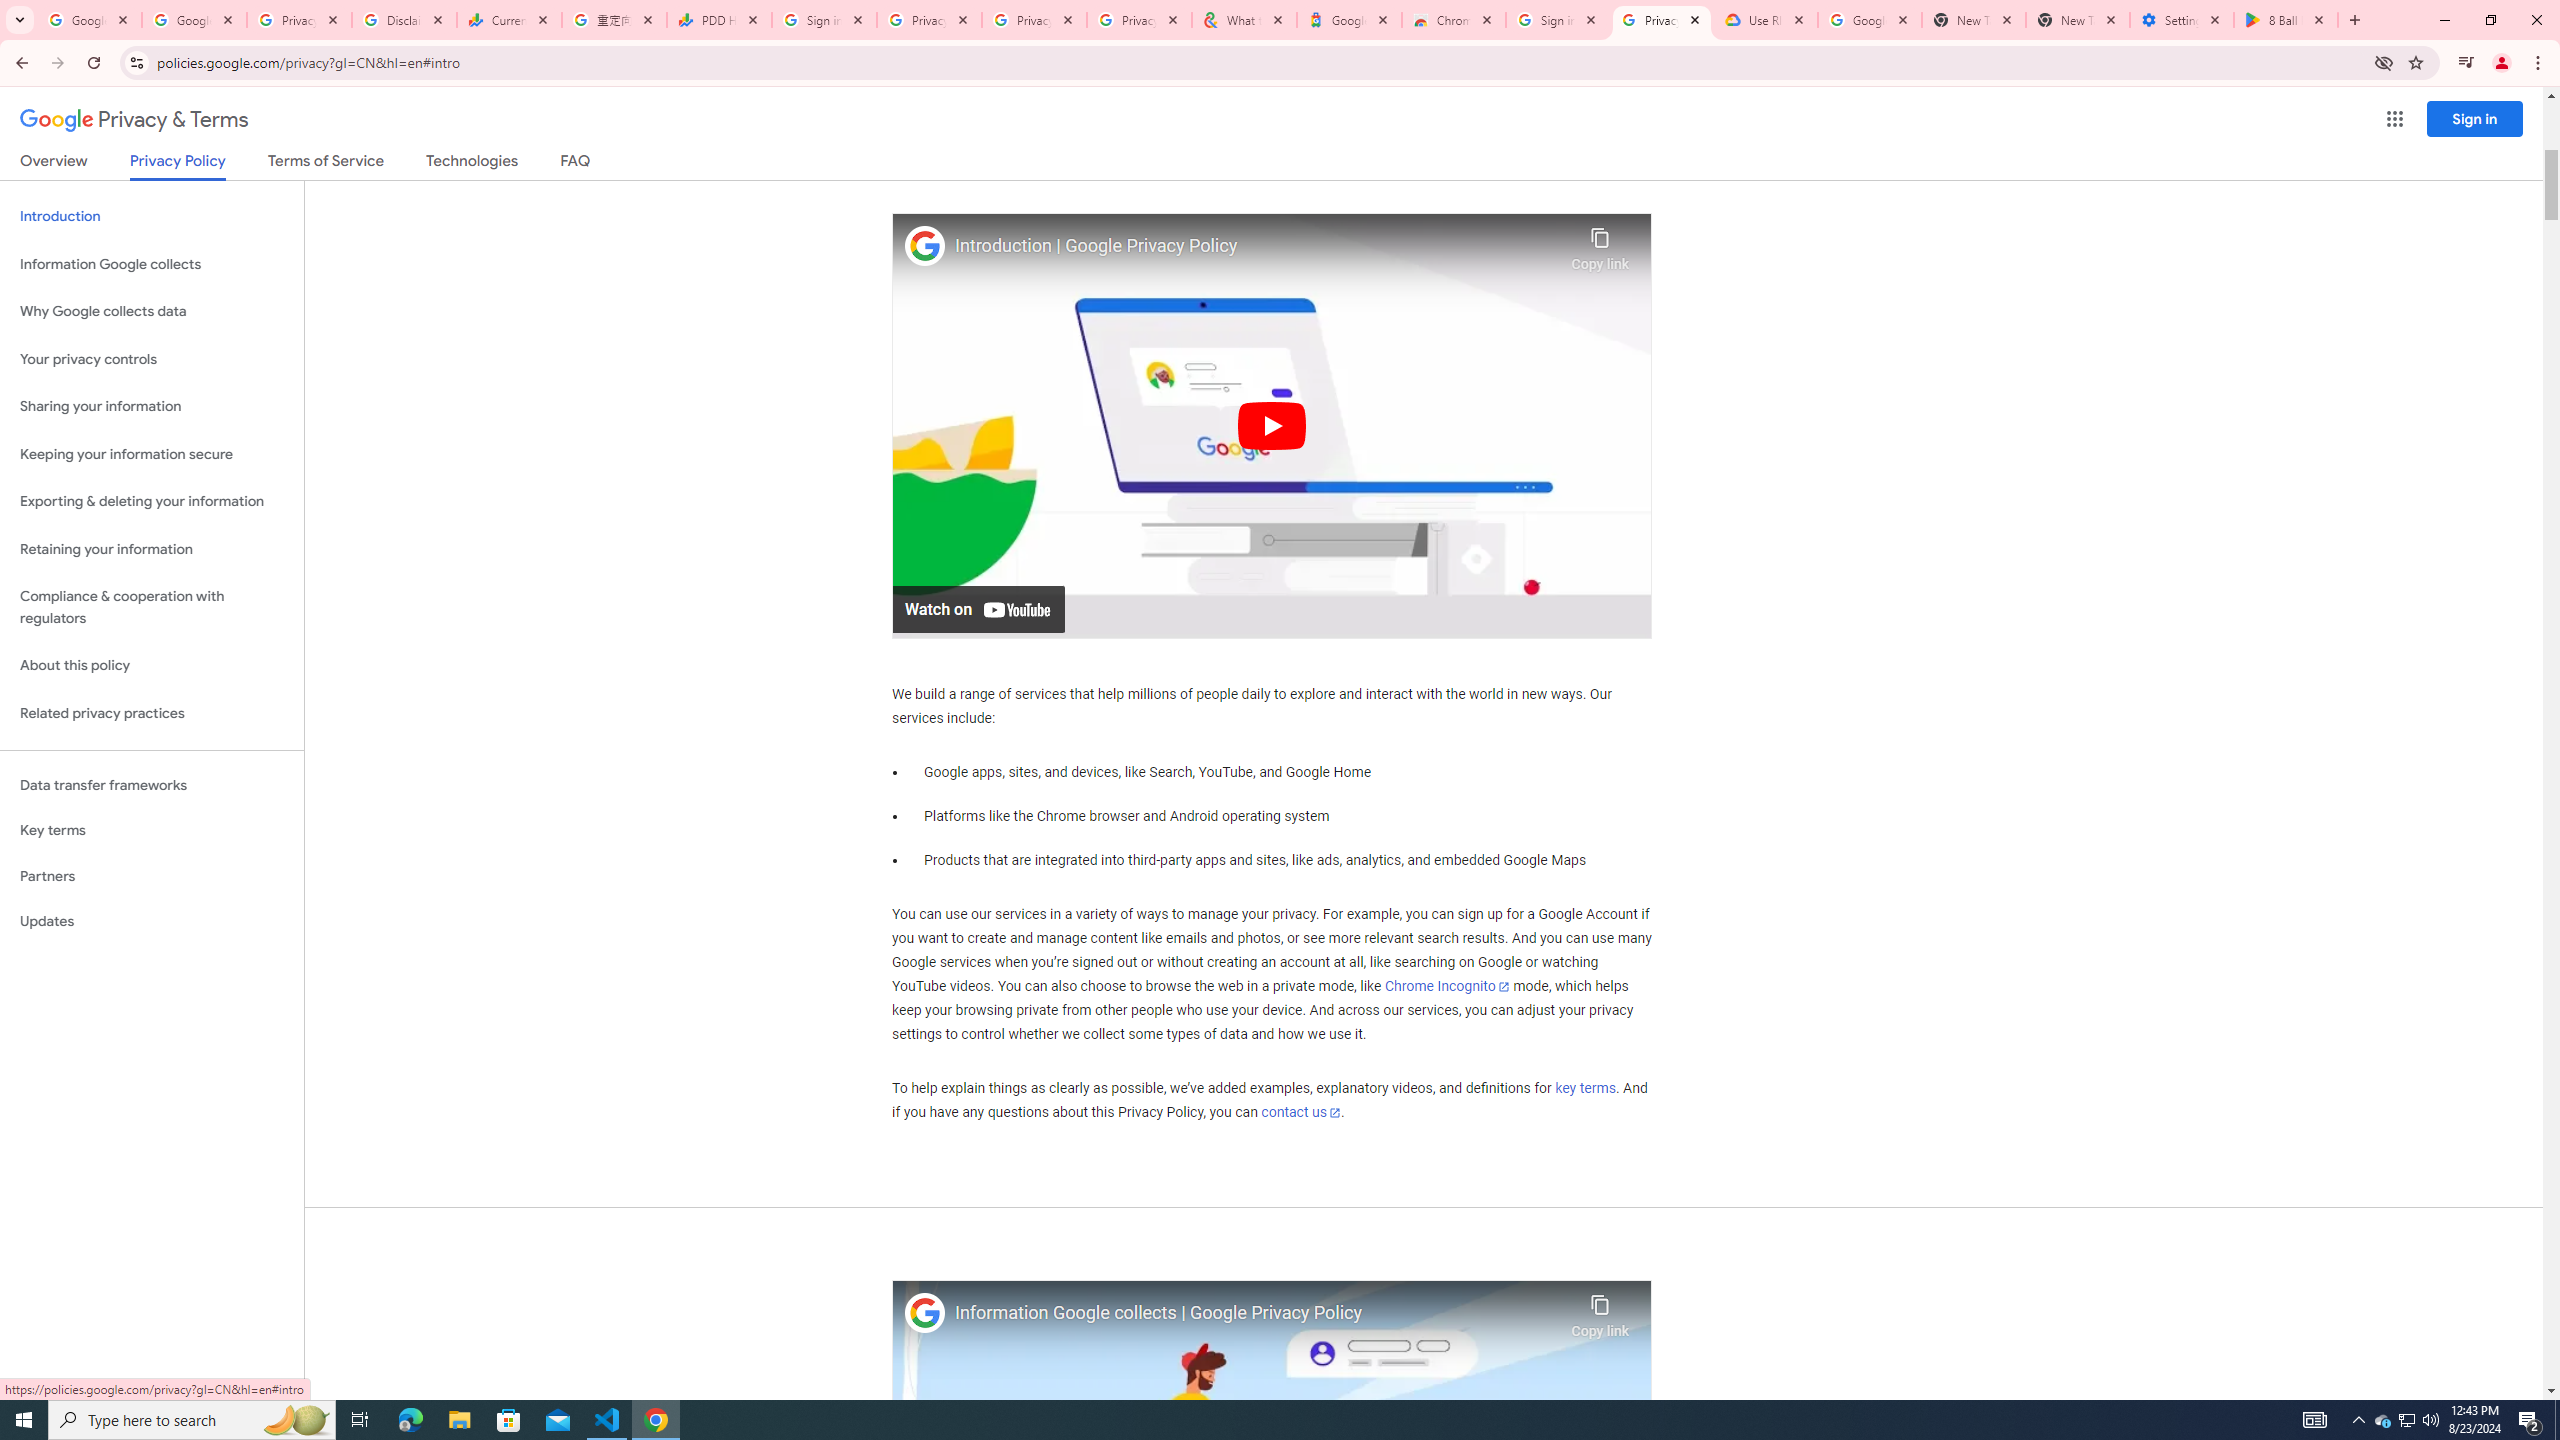 The height and width of the screenshot is (1440, 2560). I want to click on 'Google Workspace Admin Community', so click(89, 19).